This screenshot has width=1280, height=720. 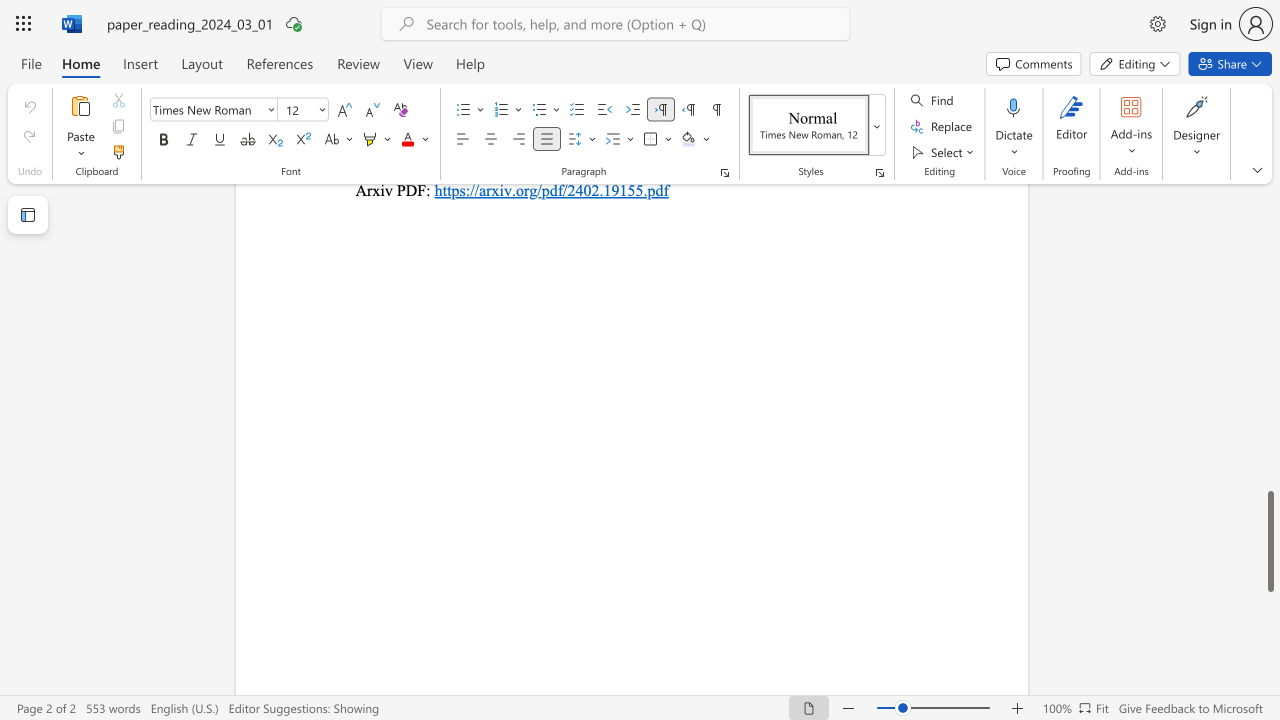 I want to click on the scrollbar on the right to move the page upward, so click(x=1269, y=490).